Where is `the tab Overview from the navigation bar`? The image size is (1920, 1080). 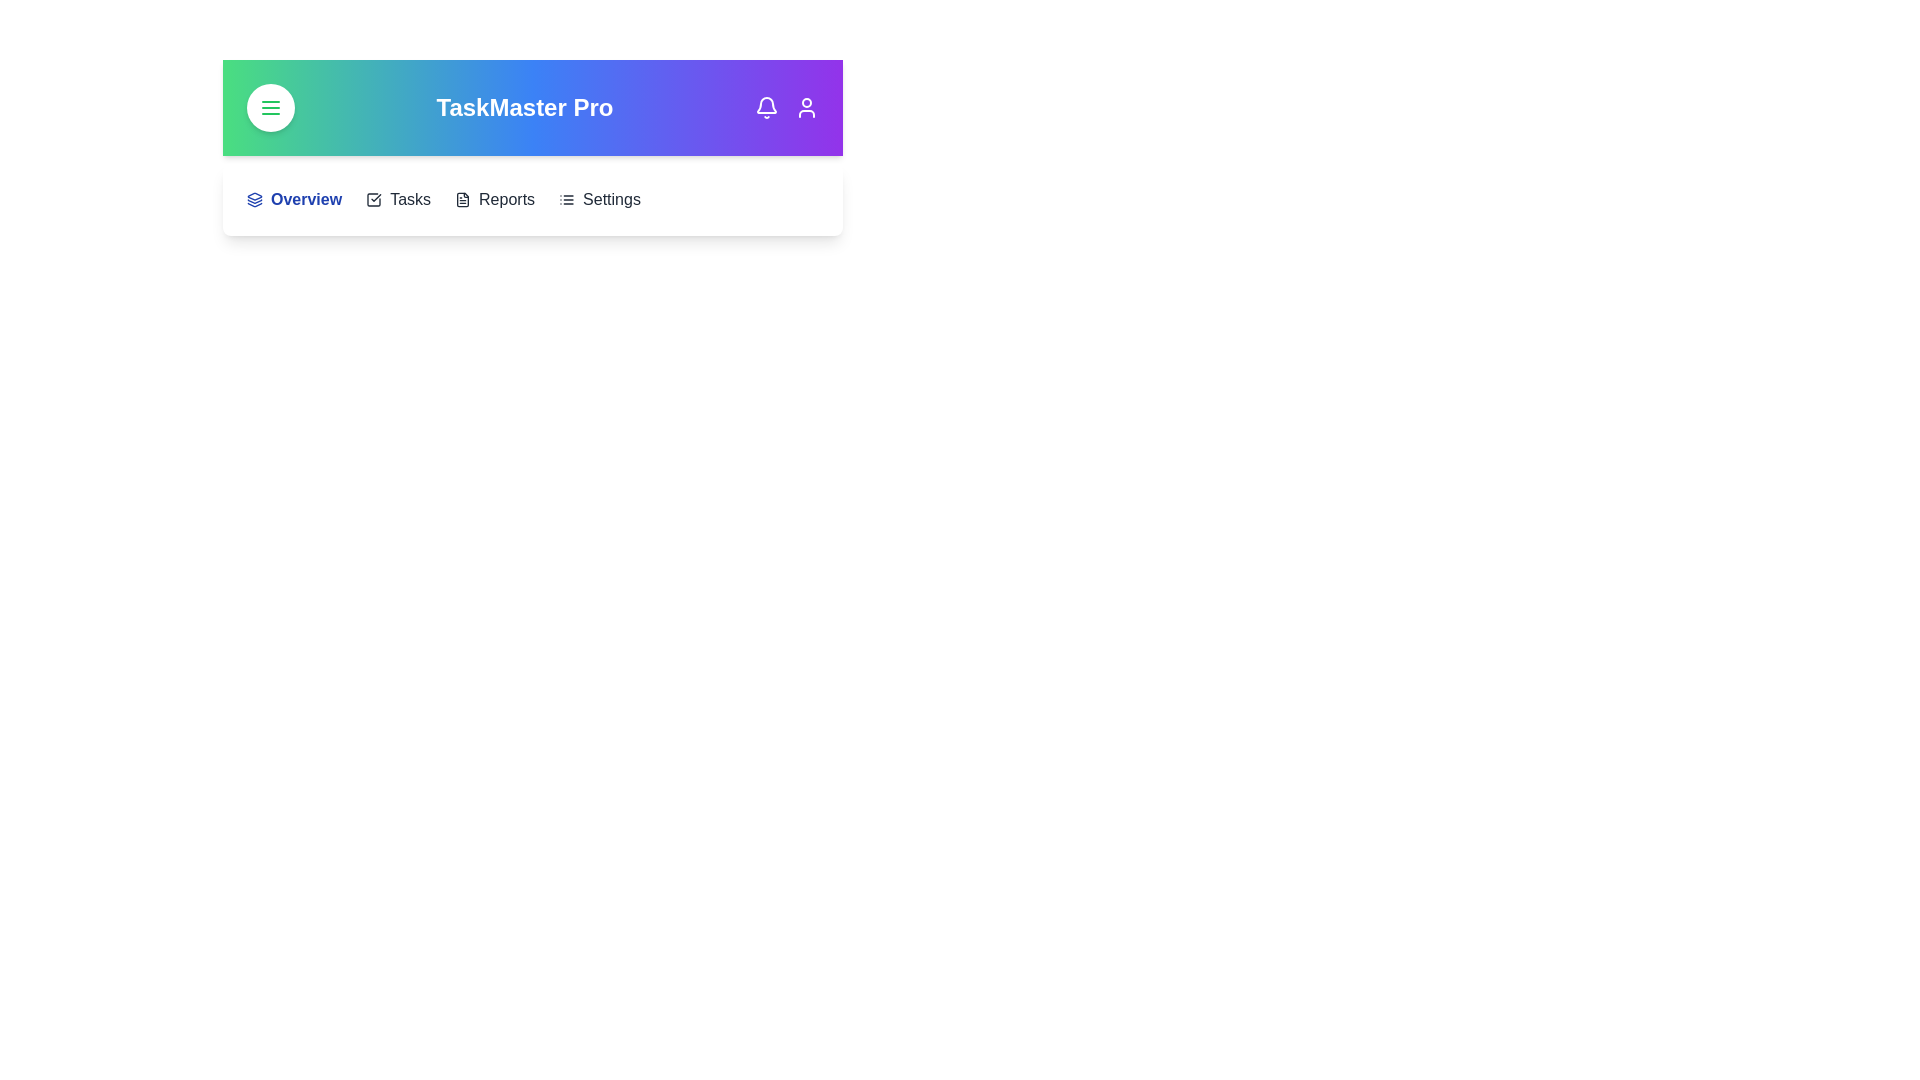
the tab Overview from the navigation bar is located at coordinates (292, 200).